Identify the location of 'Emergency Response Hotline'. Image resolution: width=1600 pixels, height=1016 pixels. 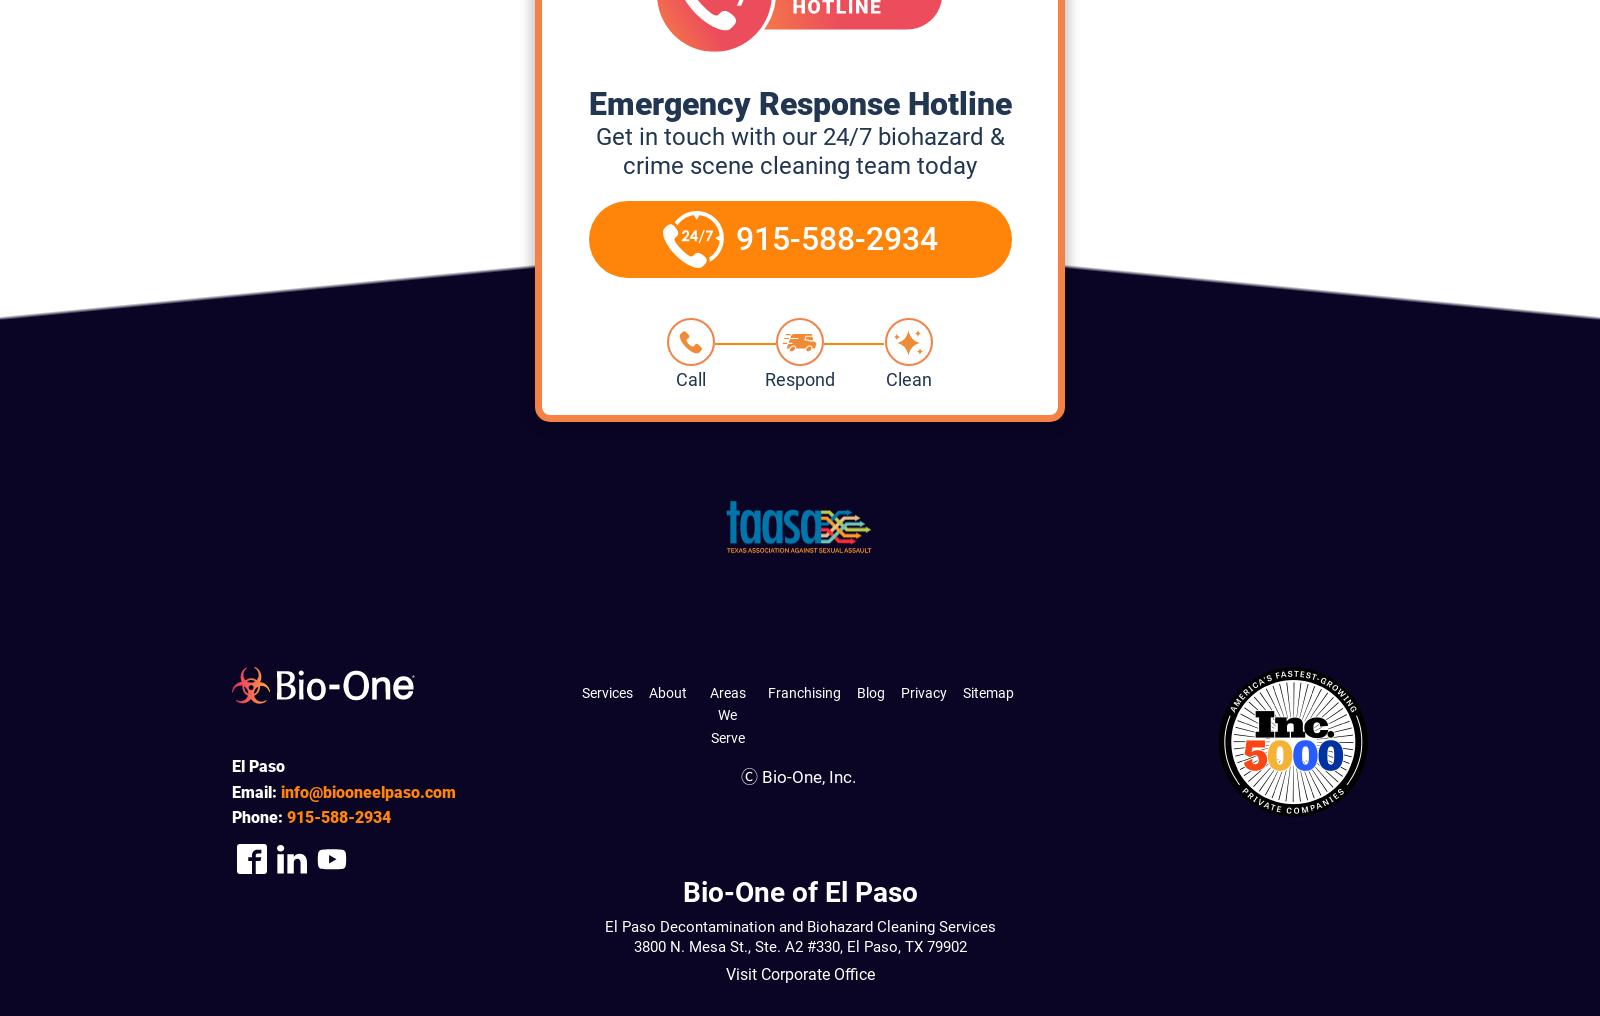
(799, 103).